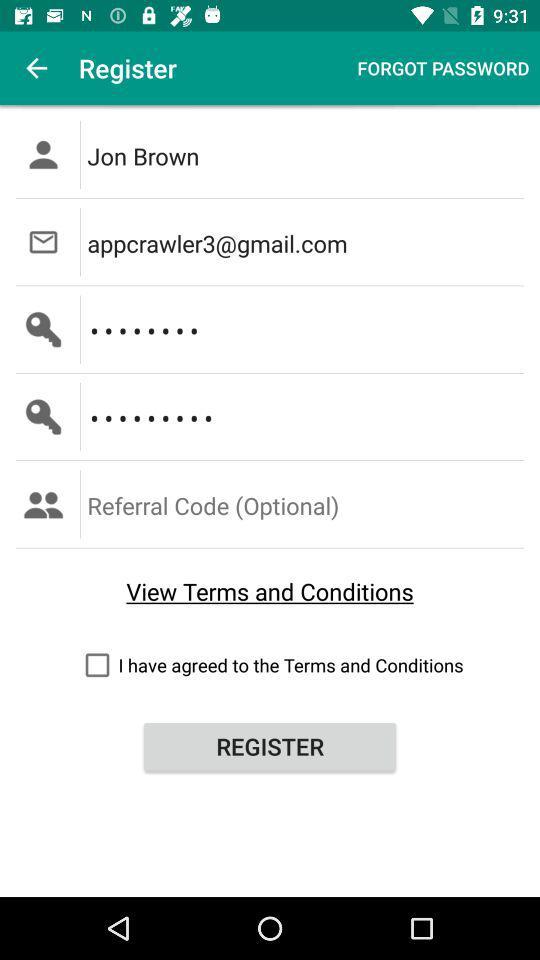 The height and width of the screenshot is (960, 540). Describe the element at coordinates (443, 68) in the screenshot. I see `the forgot password at the top right corner` at that location.